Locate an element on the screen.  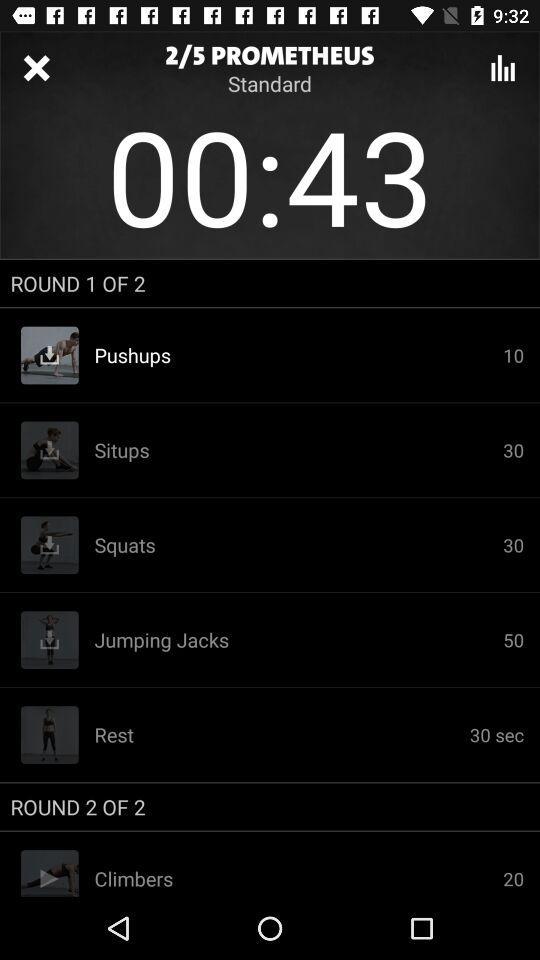
window is located at coordinates (36, 68).